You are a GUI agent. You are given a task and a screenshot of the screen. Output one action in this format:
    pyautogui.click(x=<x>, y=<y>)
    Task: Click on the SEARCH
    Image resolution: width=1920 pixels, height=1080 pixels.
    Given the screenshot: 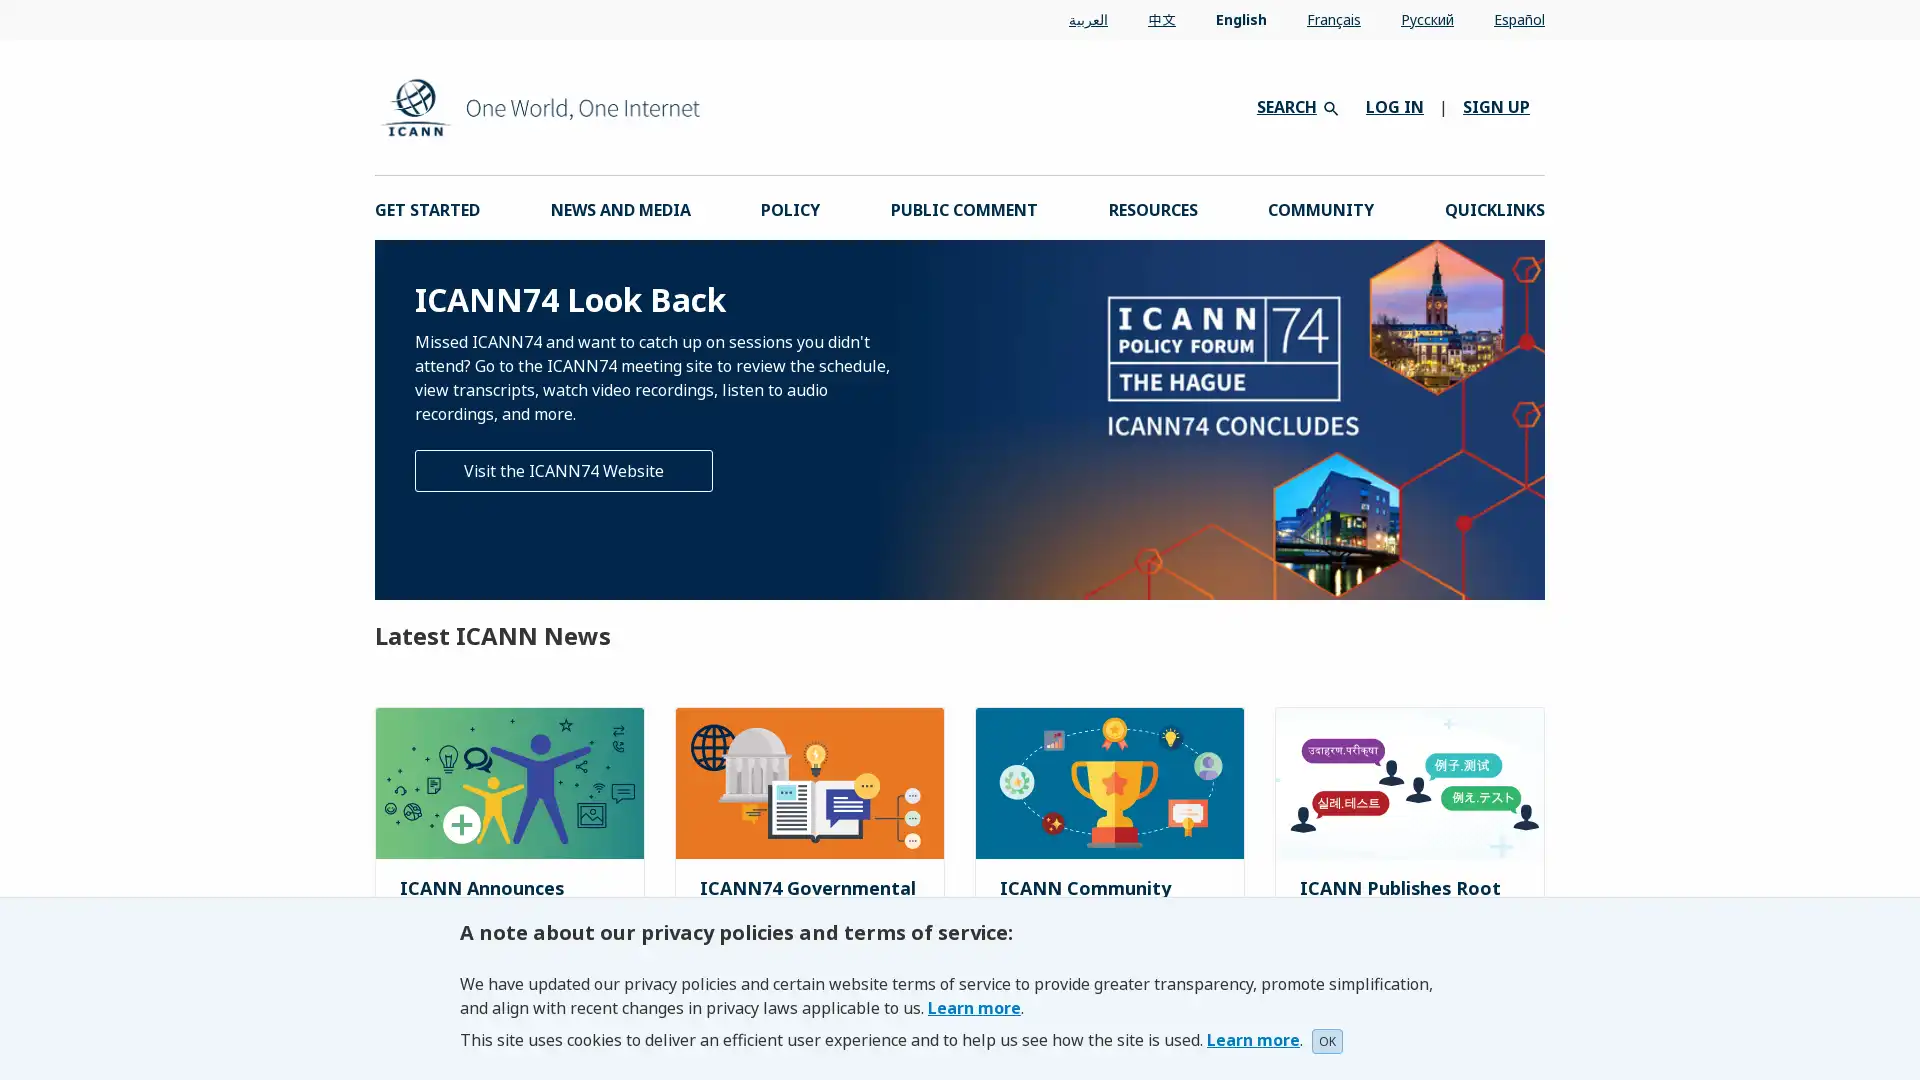 What is the action you would take?
    pyautogui.click(x=1296, y=105)
    